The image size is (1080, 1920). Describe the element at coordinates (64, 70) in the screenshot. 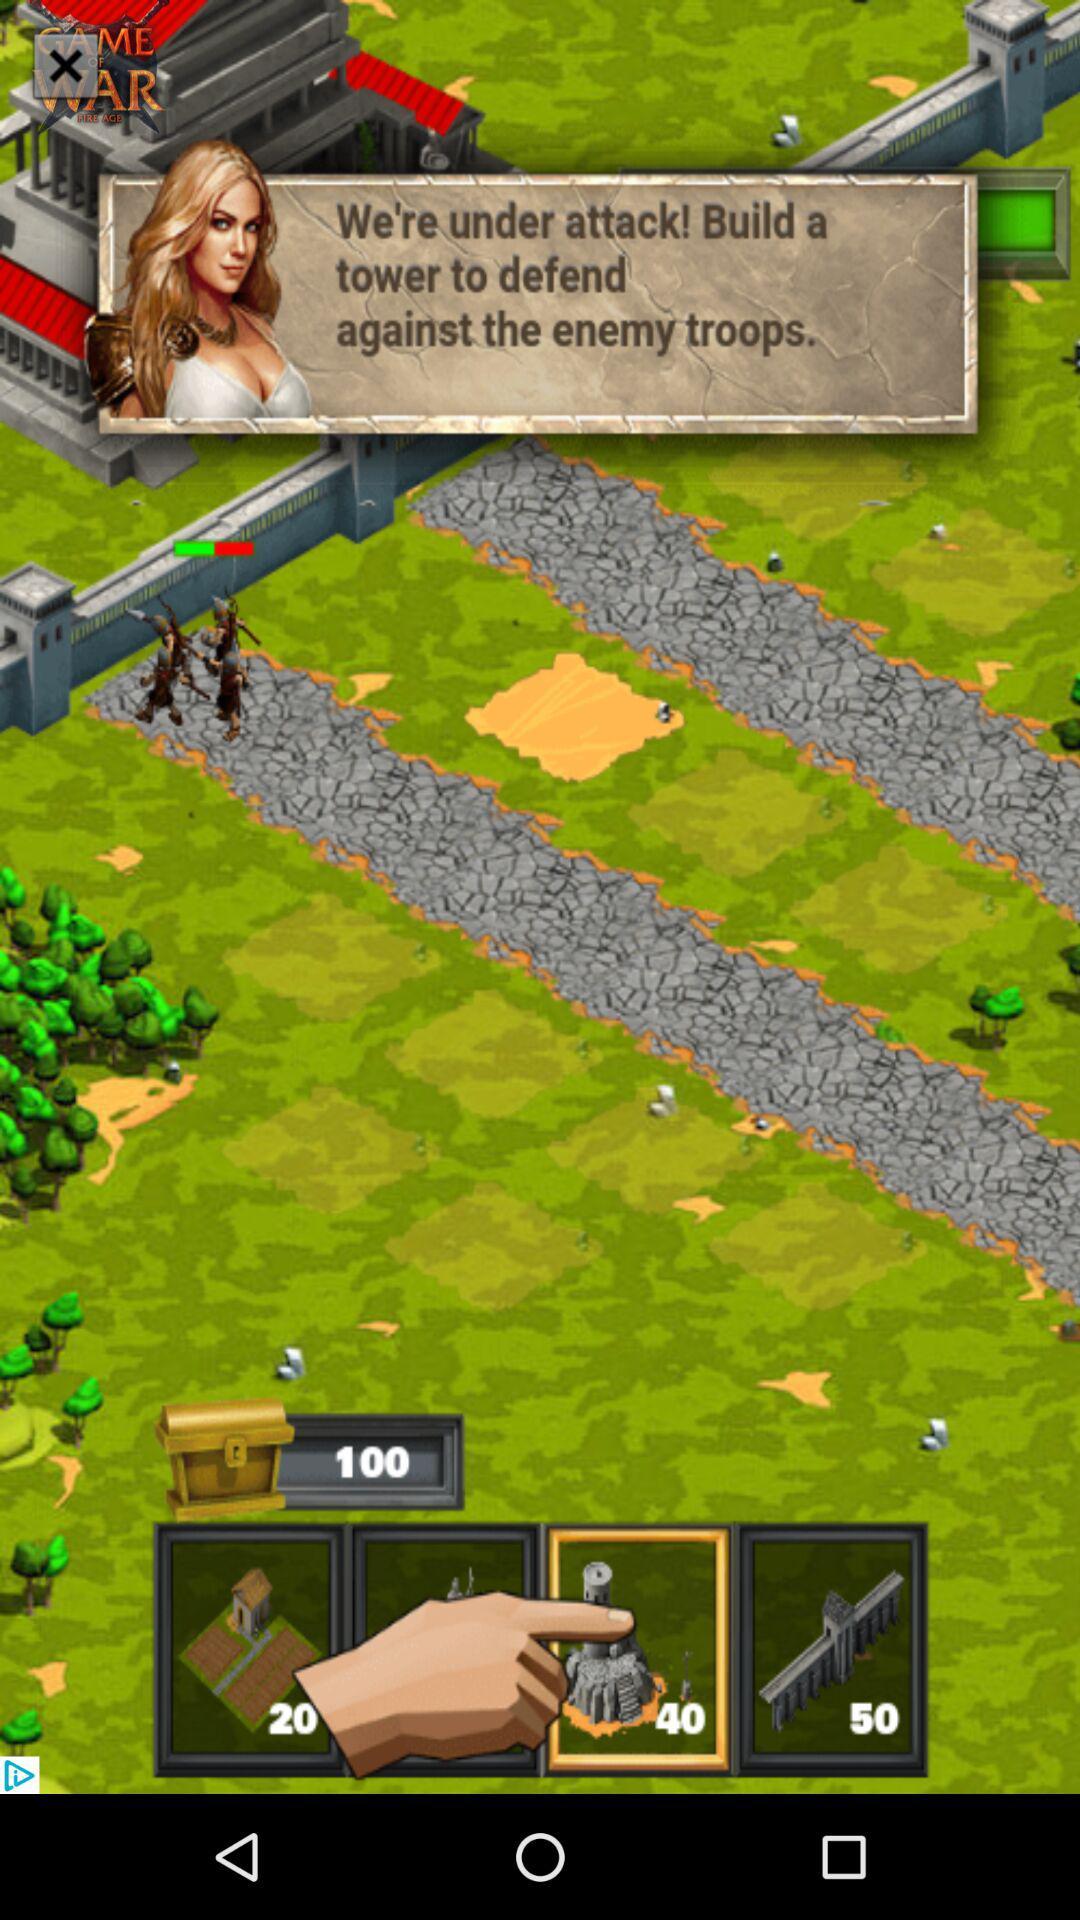

I see `the close icon` at that location.